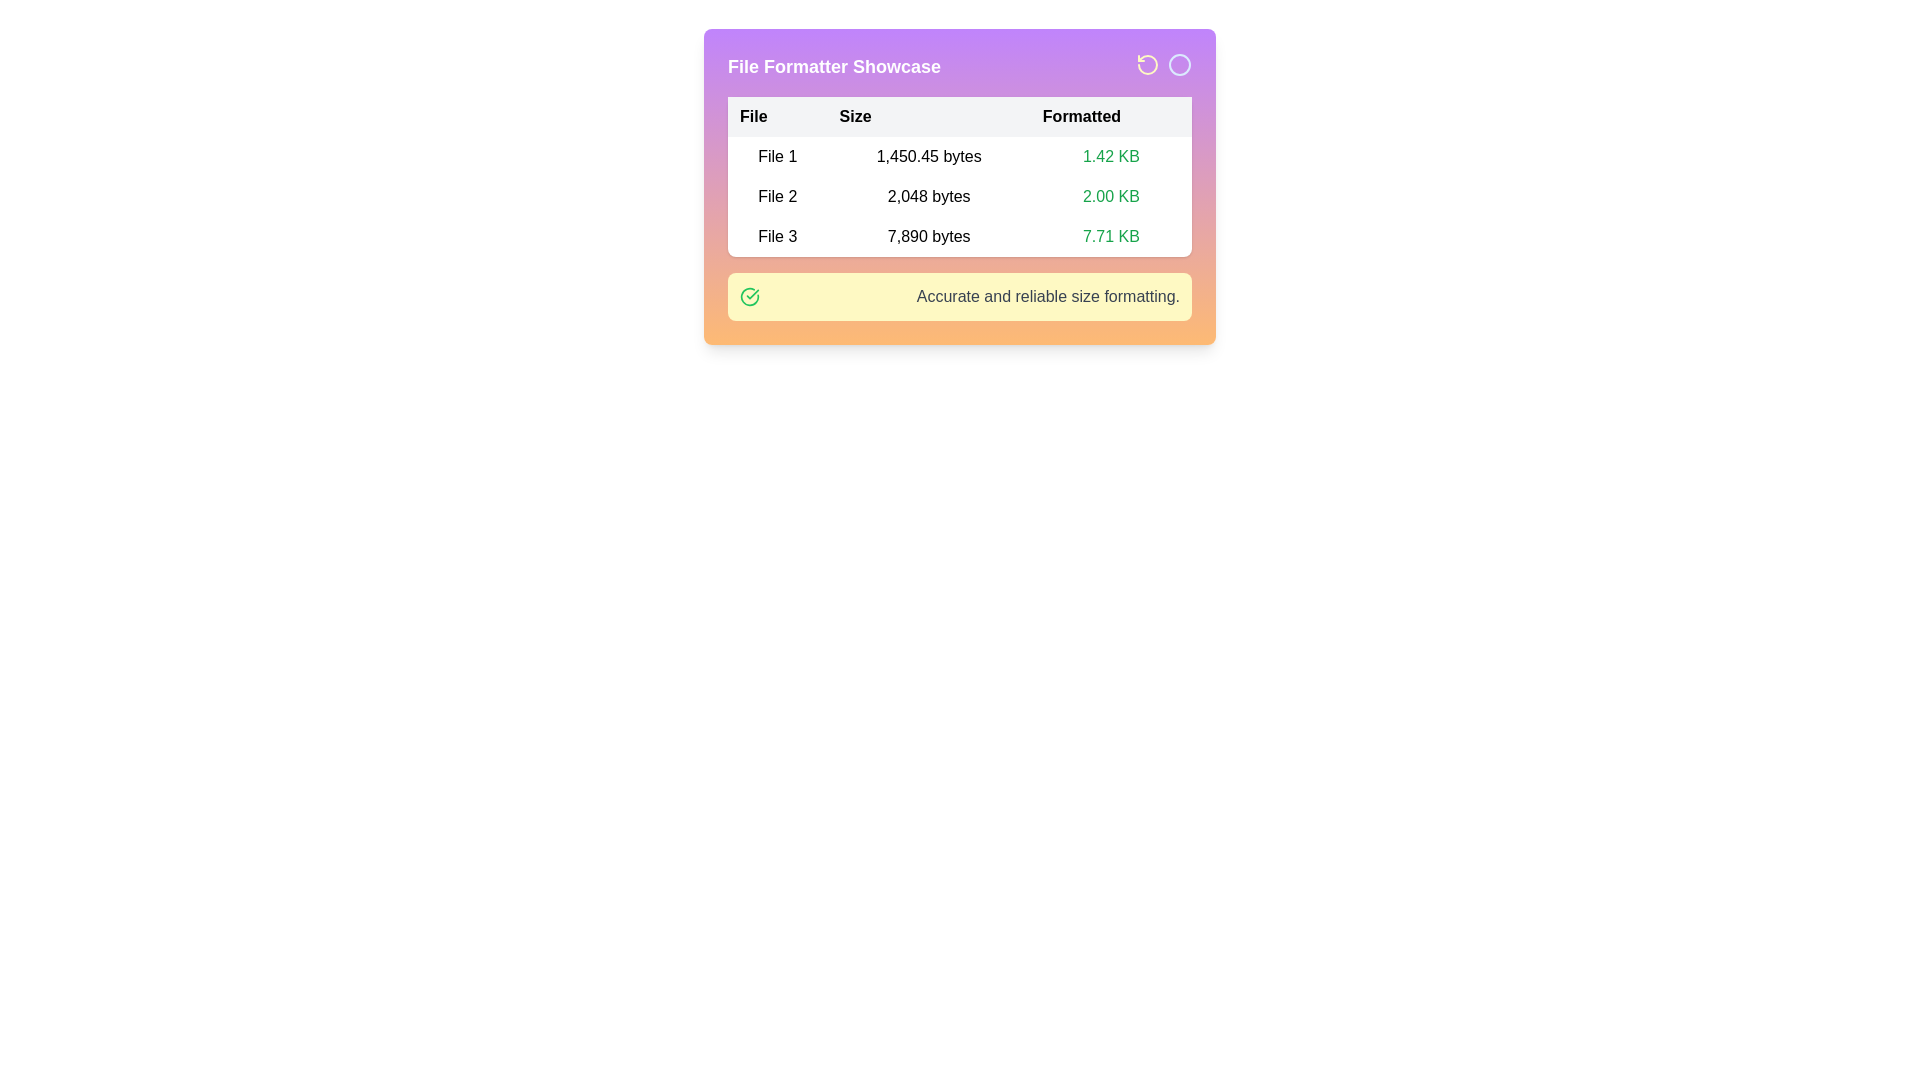 This screenshot has width=1920, height=1080. I want to click on the circular arrow icon in the top-right corner that represents a counter-clockwise rotation, so click(1147, 64).